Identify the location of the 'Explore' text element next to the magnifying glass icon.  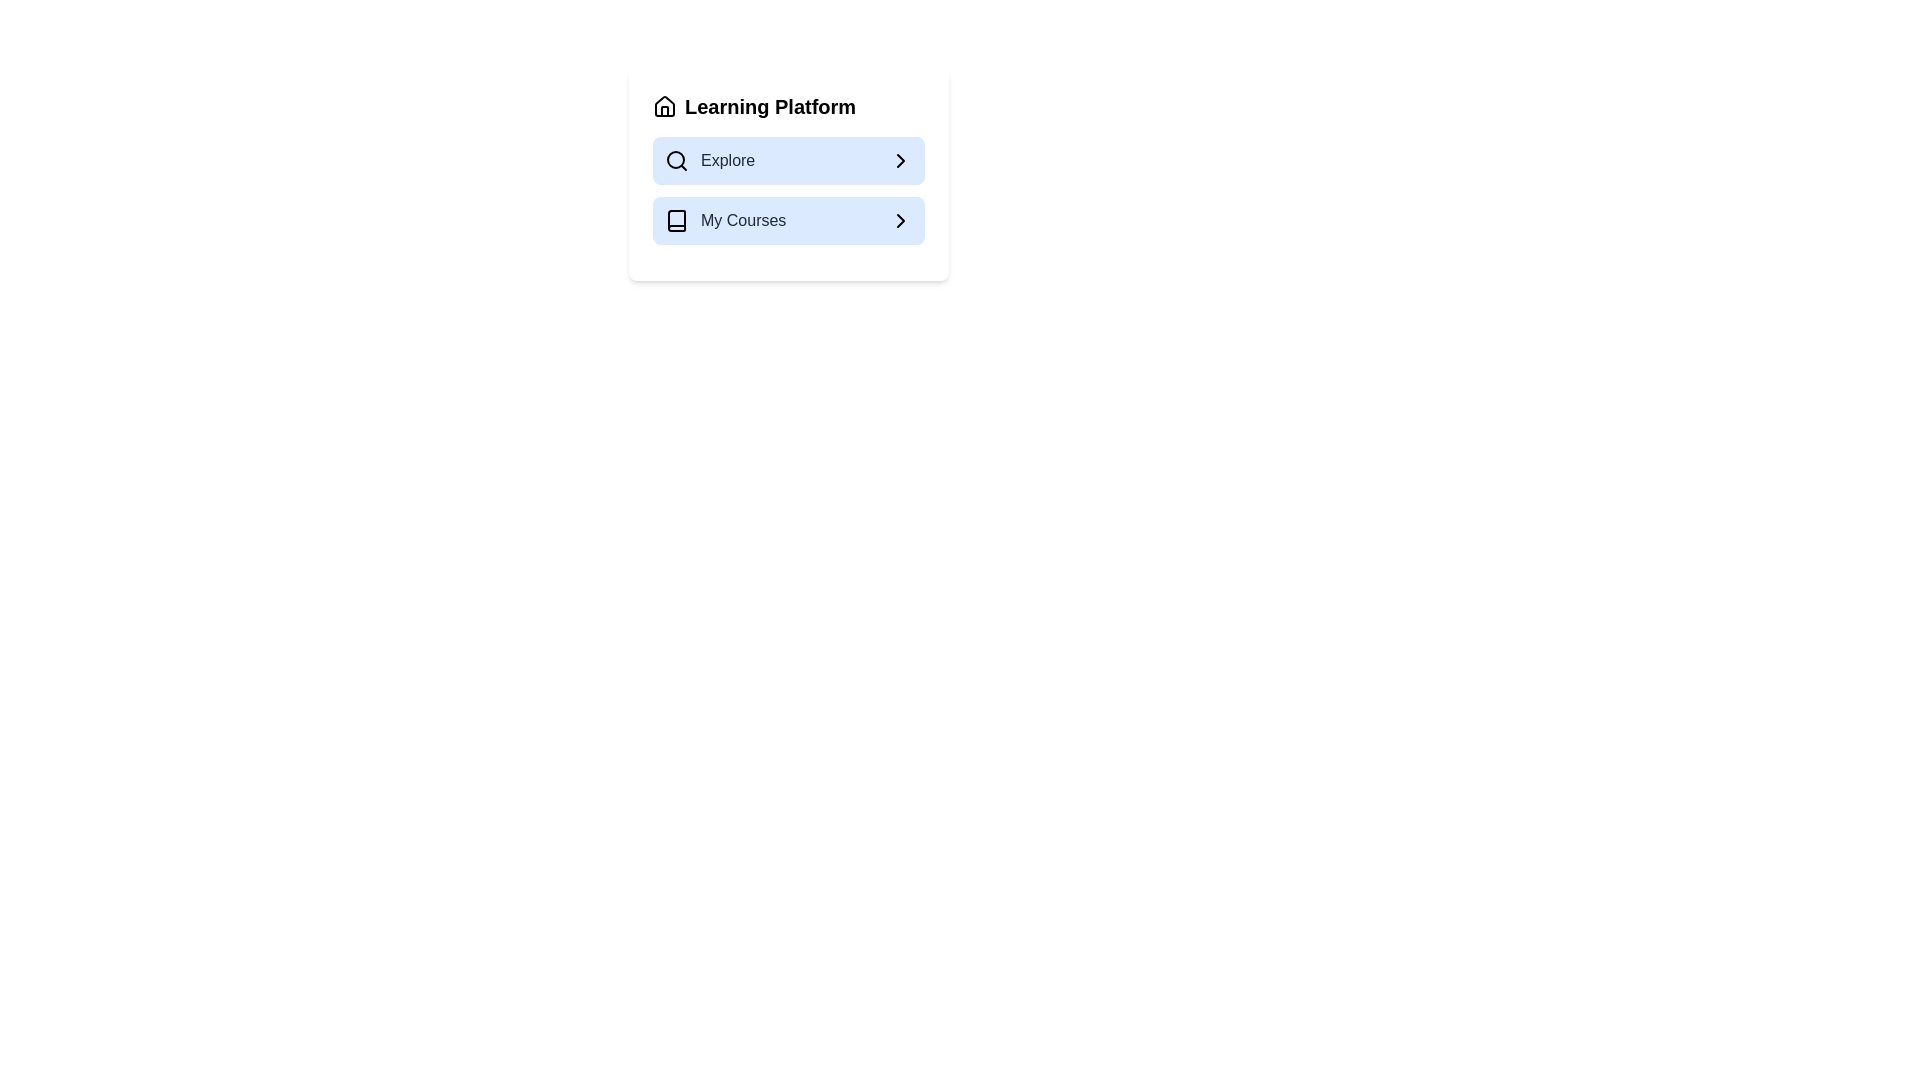
(710, 160).